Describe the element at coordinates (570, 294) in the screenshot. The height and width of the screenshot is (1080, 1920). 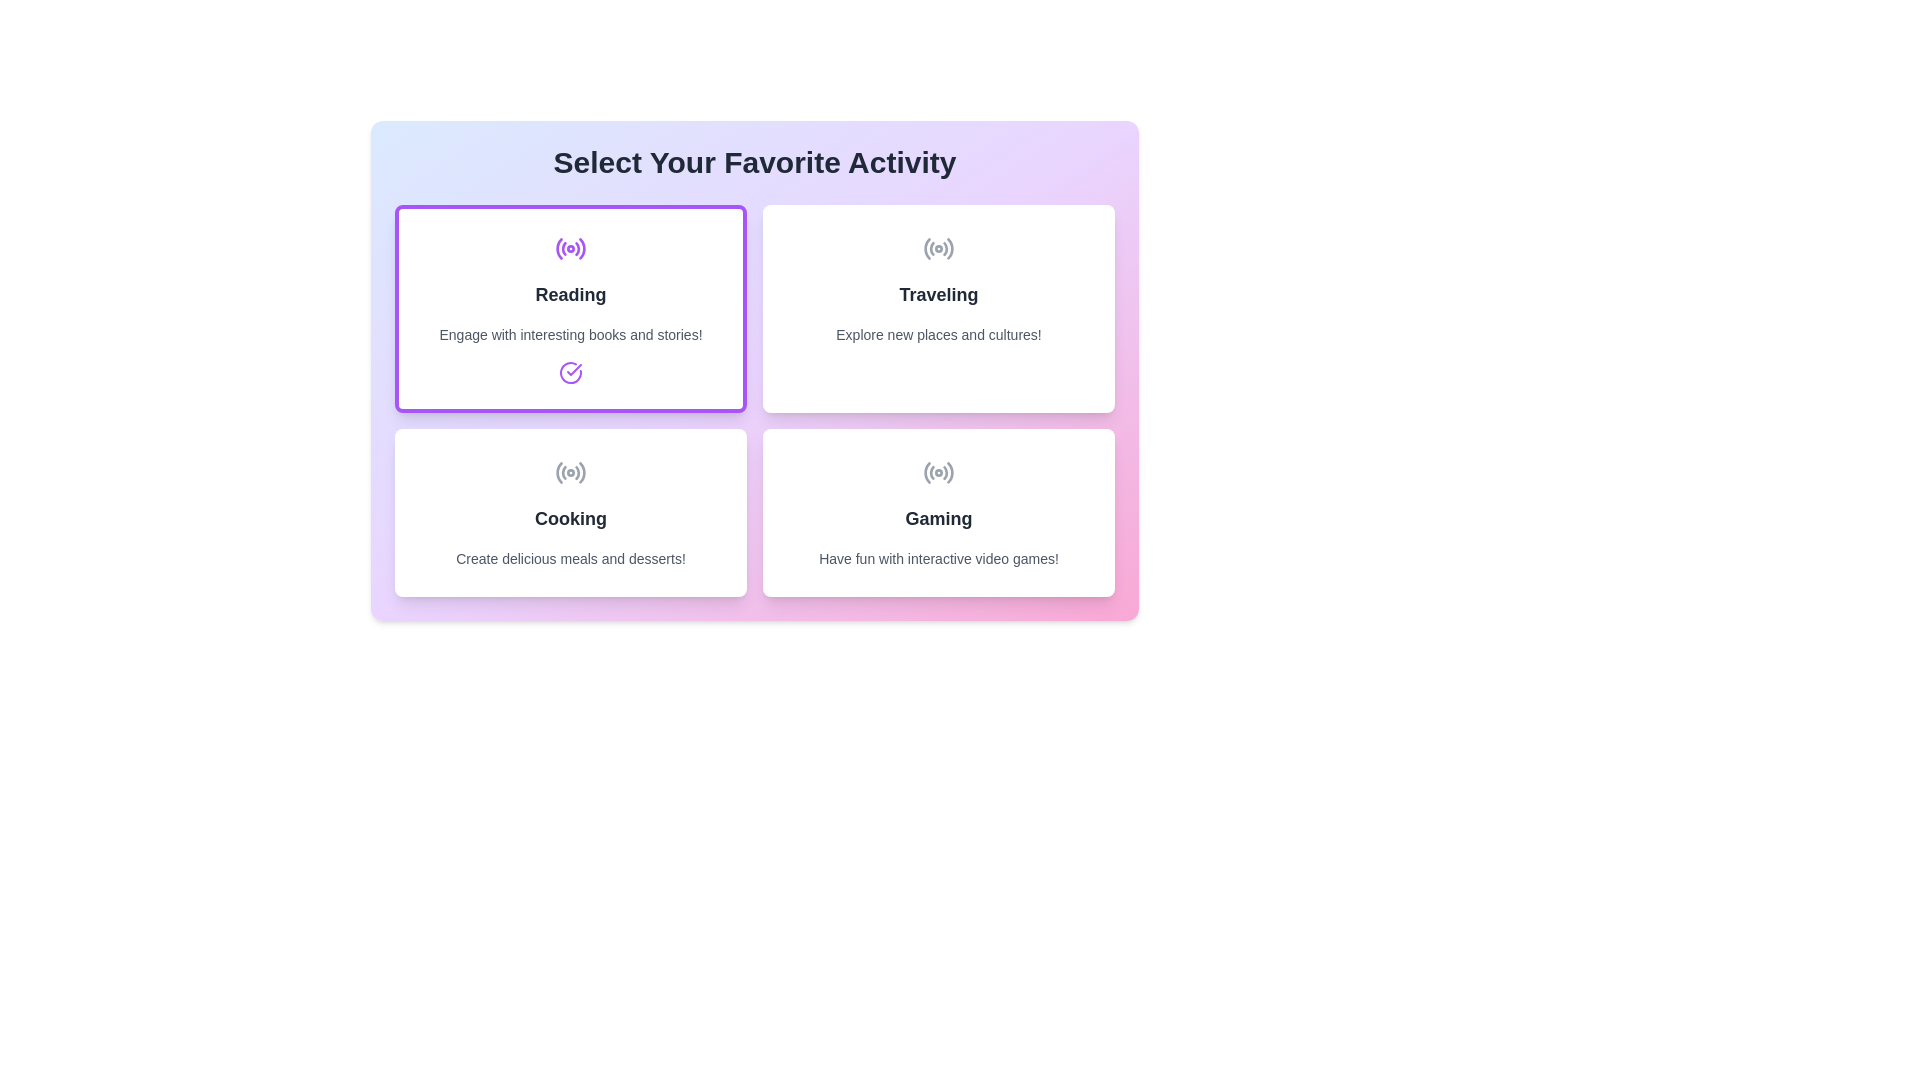
I see `text element displaying 'Reading' which is emphasized in bold, dark gray font within a white card bordered in purple, located in the top-left corner of the card grid` at that location.